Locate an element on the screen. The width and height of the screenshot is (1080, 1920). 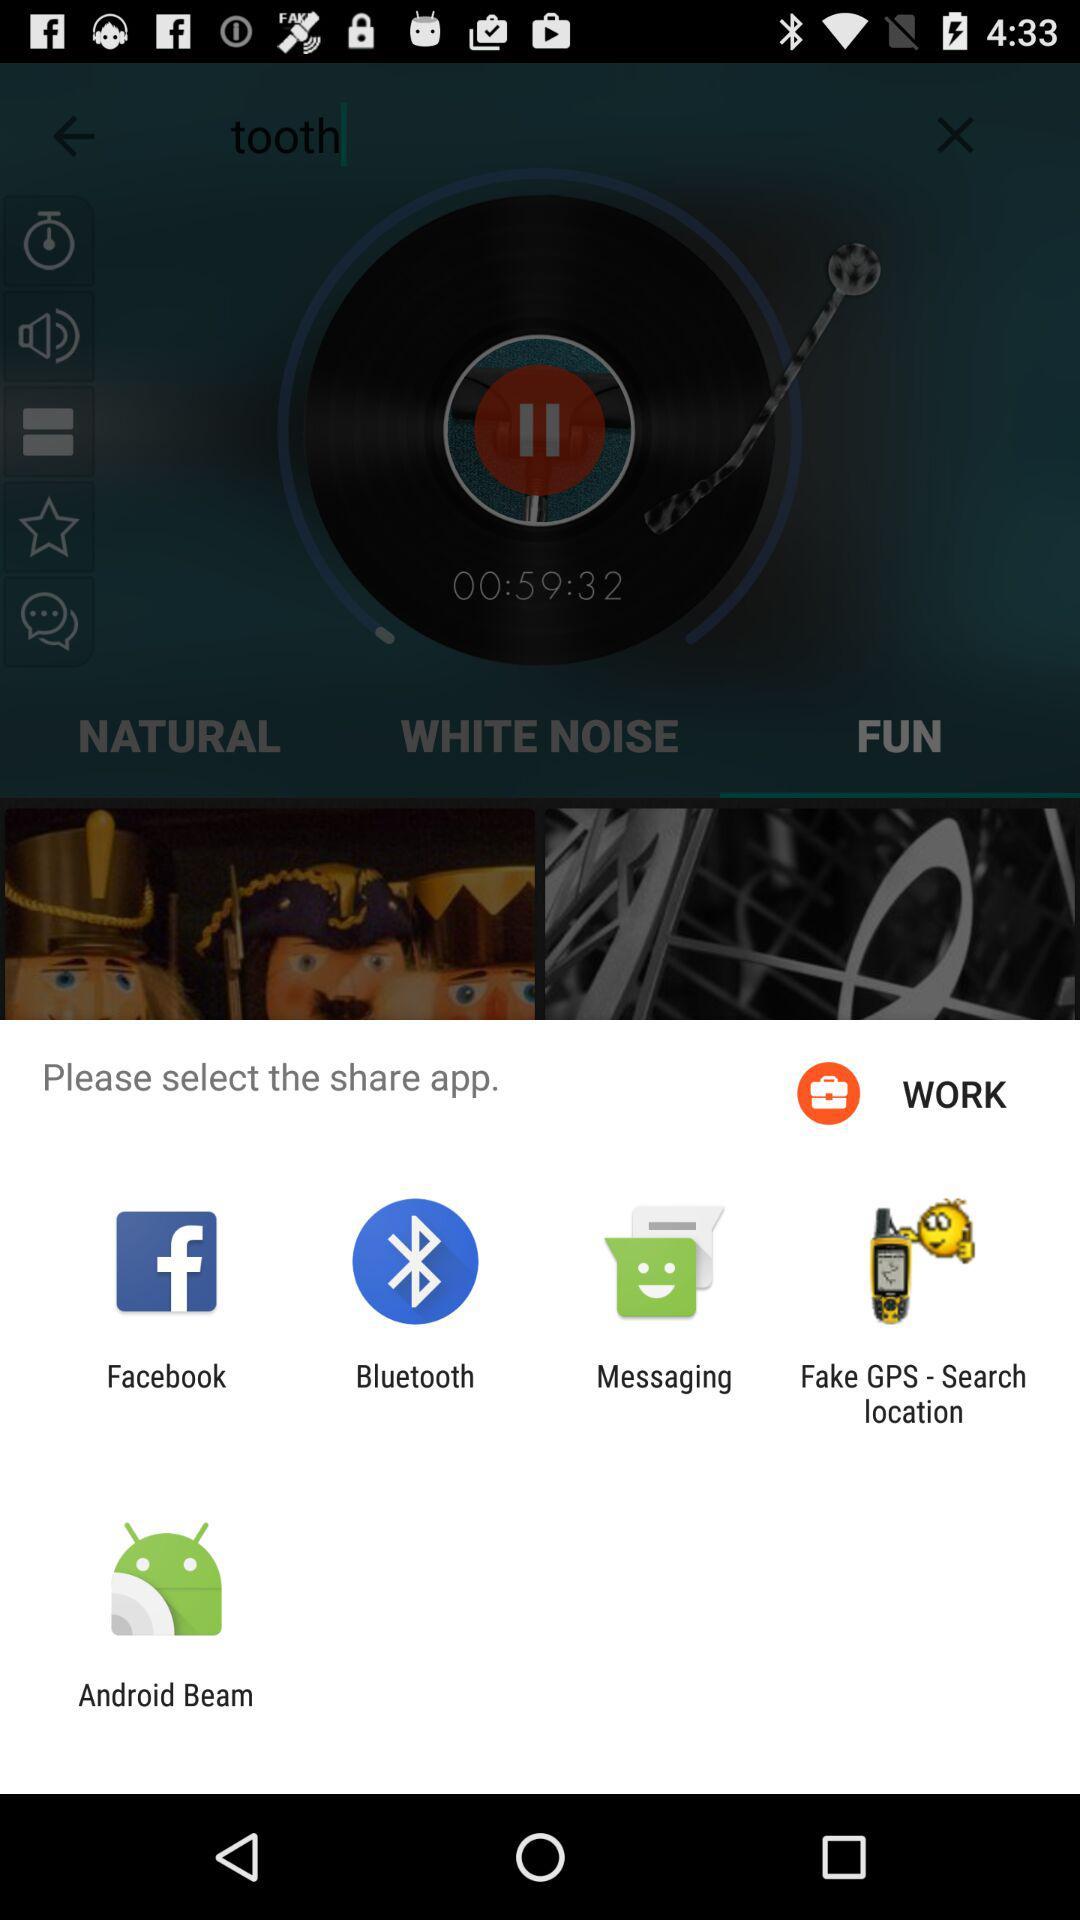
icon to the right of the messaging item is located at coordinates (913, 1392).